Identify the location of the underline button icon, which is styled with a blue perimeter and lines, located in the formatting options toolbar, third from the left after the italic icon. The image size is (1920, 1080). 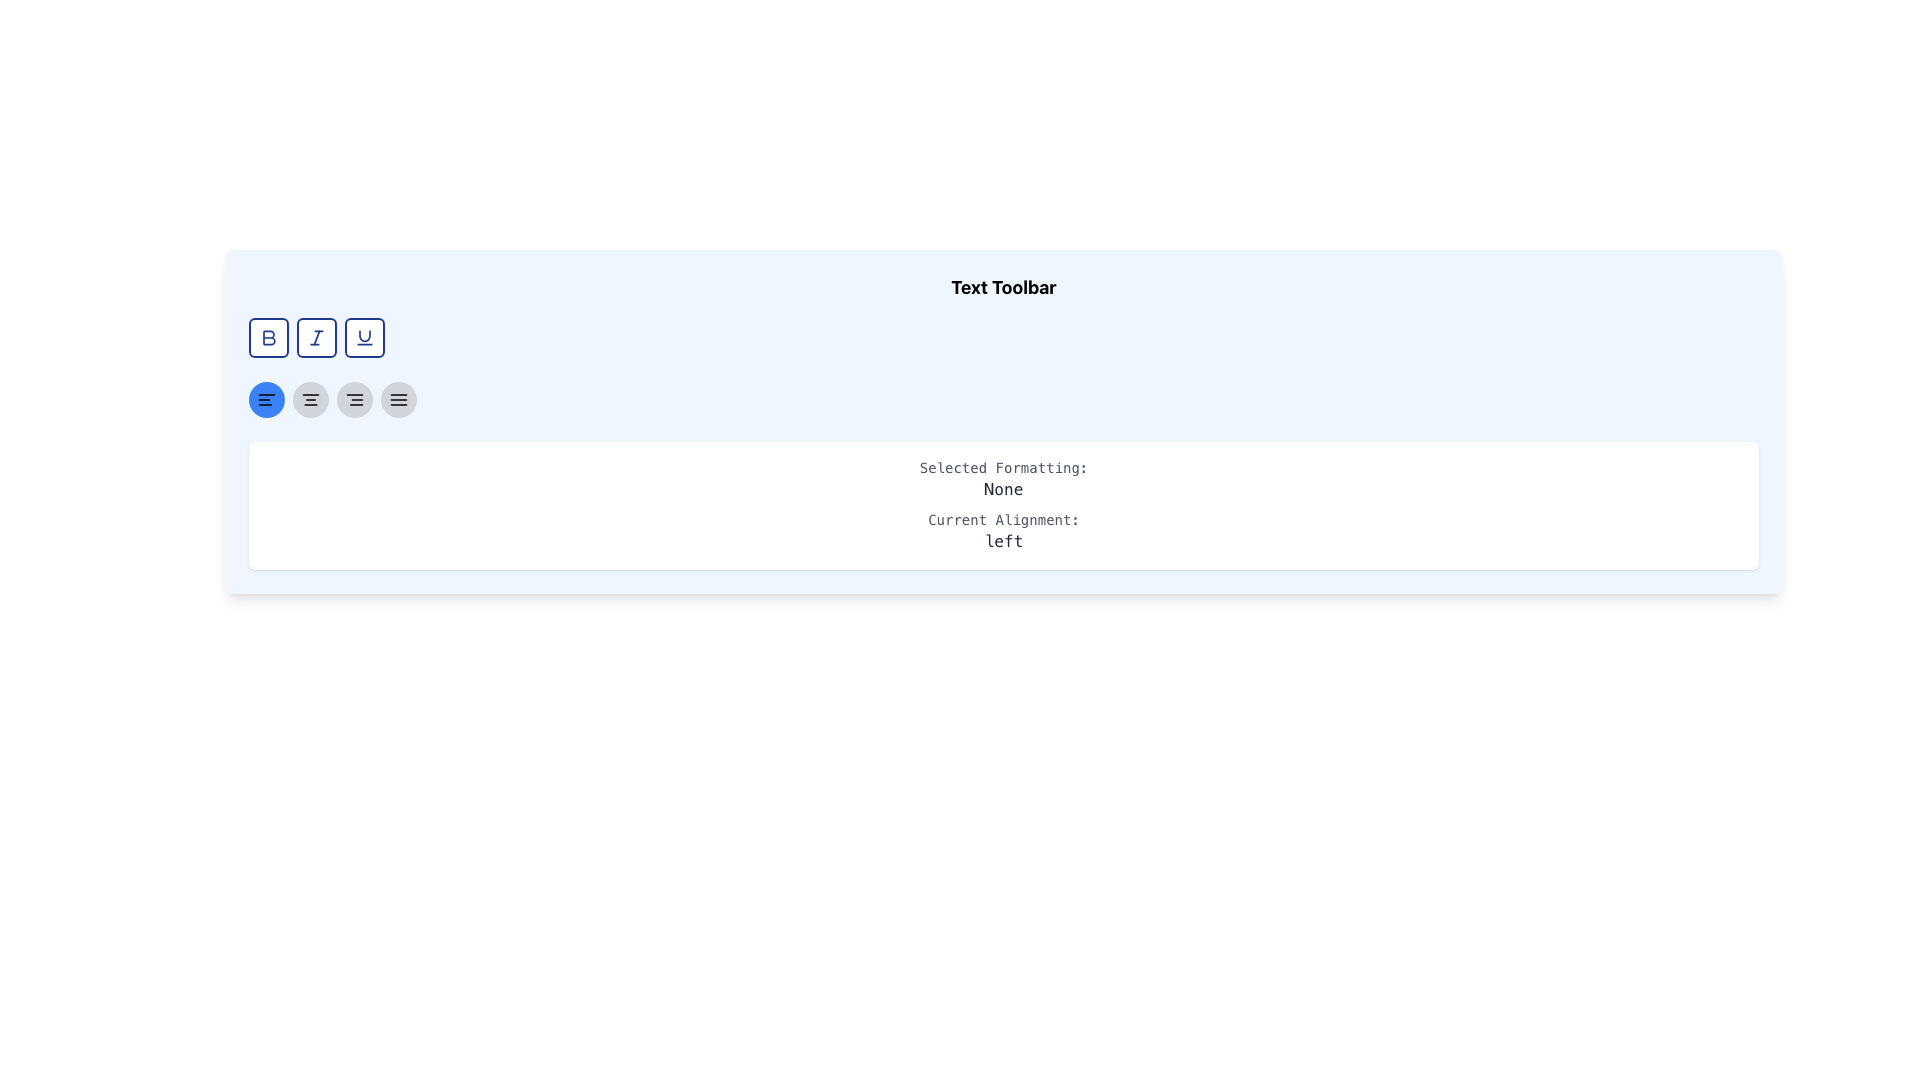
(364, 337).